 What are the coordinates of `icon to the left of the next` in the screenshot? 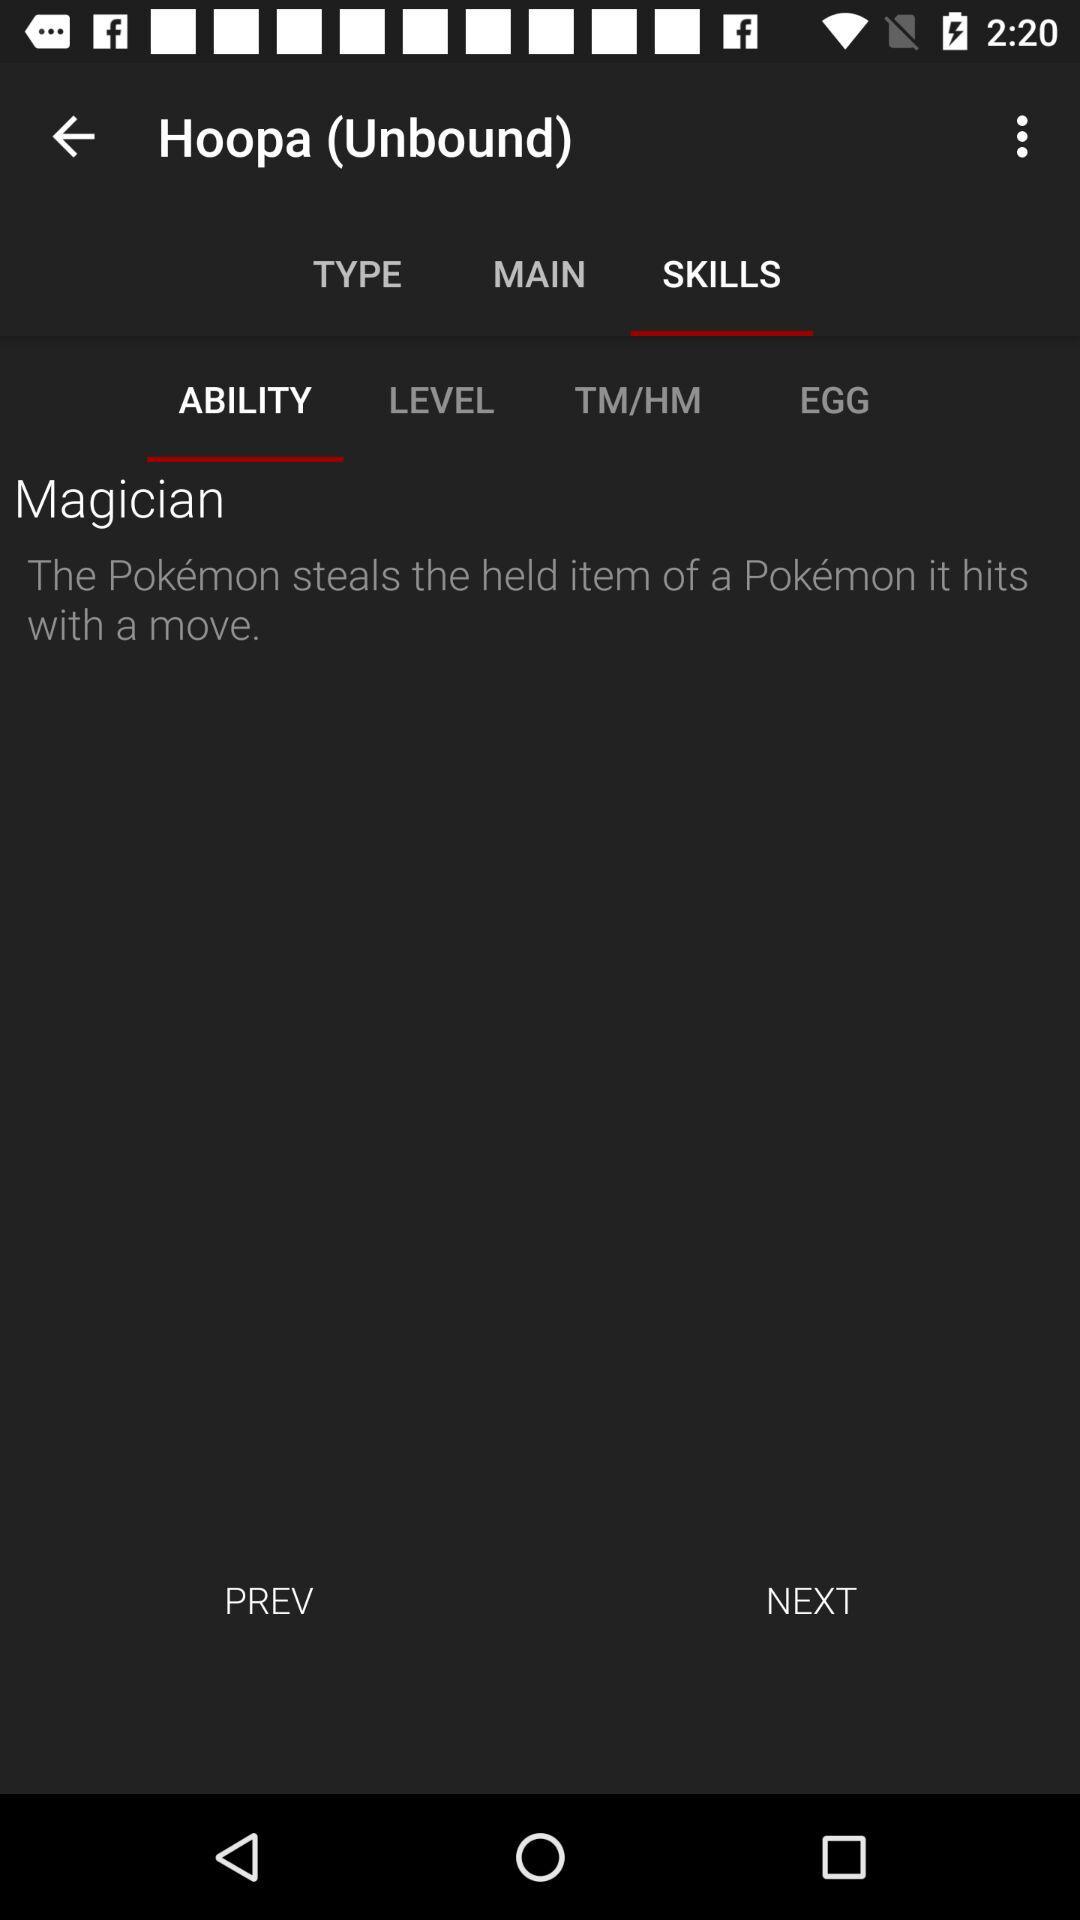 It's located at (267, 1598).